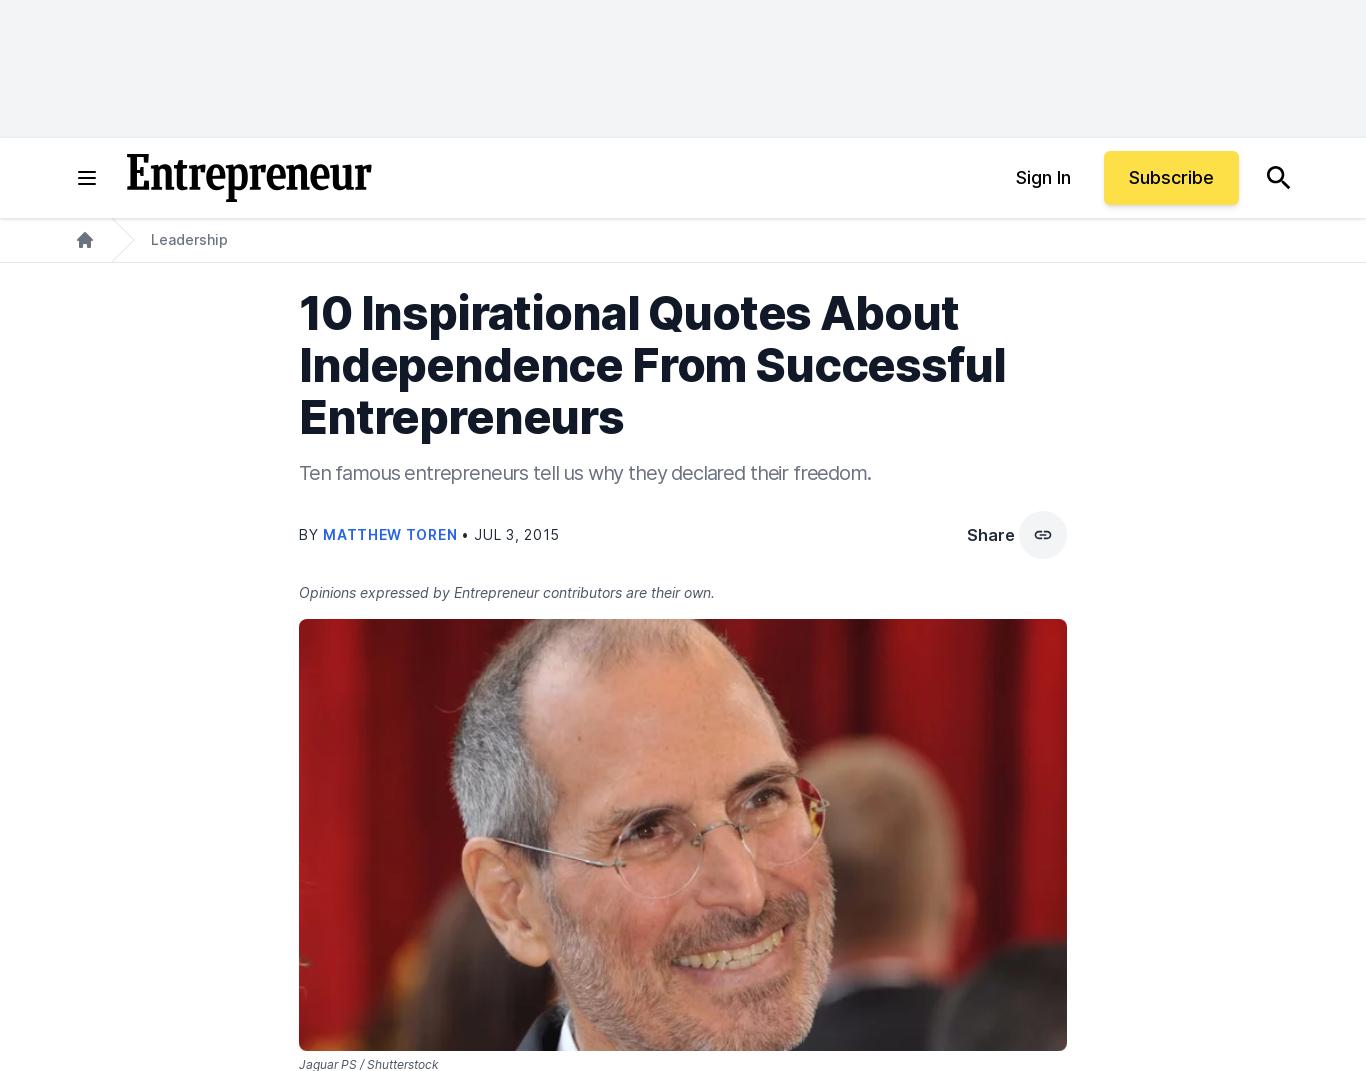 The width and height of the screenshot is (1366, 1071). Describe the element at coordinates (323, 541) in the screenshot. I see `'How I Trained My Intuition to Make Decisions Quickly'` at that location.